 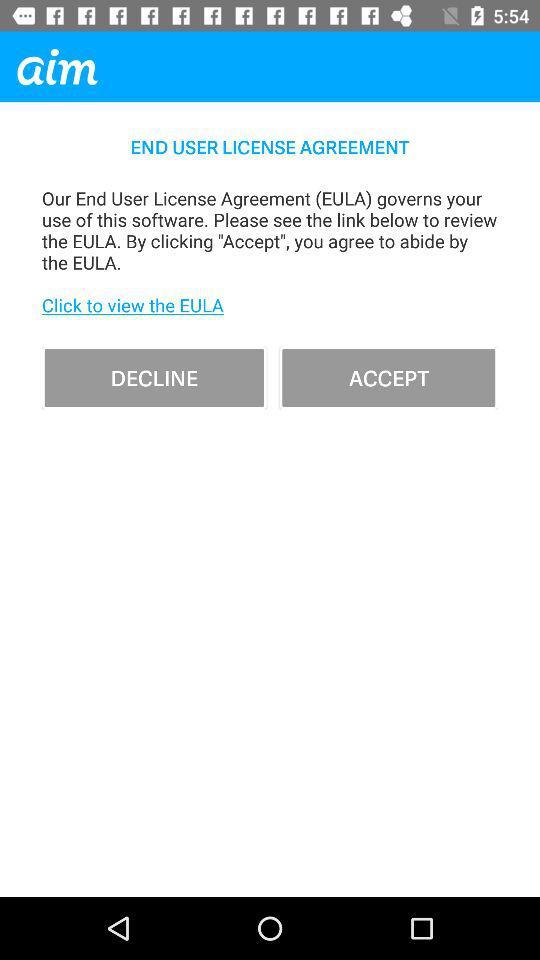 What do you see at coordinates (153, 376) in the screenshot?
I see `decline` at bounding box center [153, 376].